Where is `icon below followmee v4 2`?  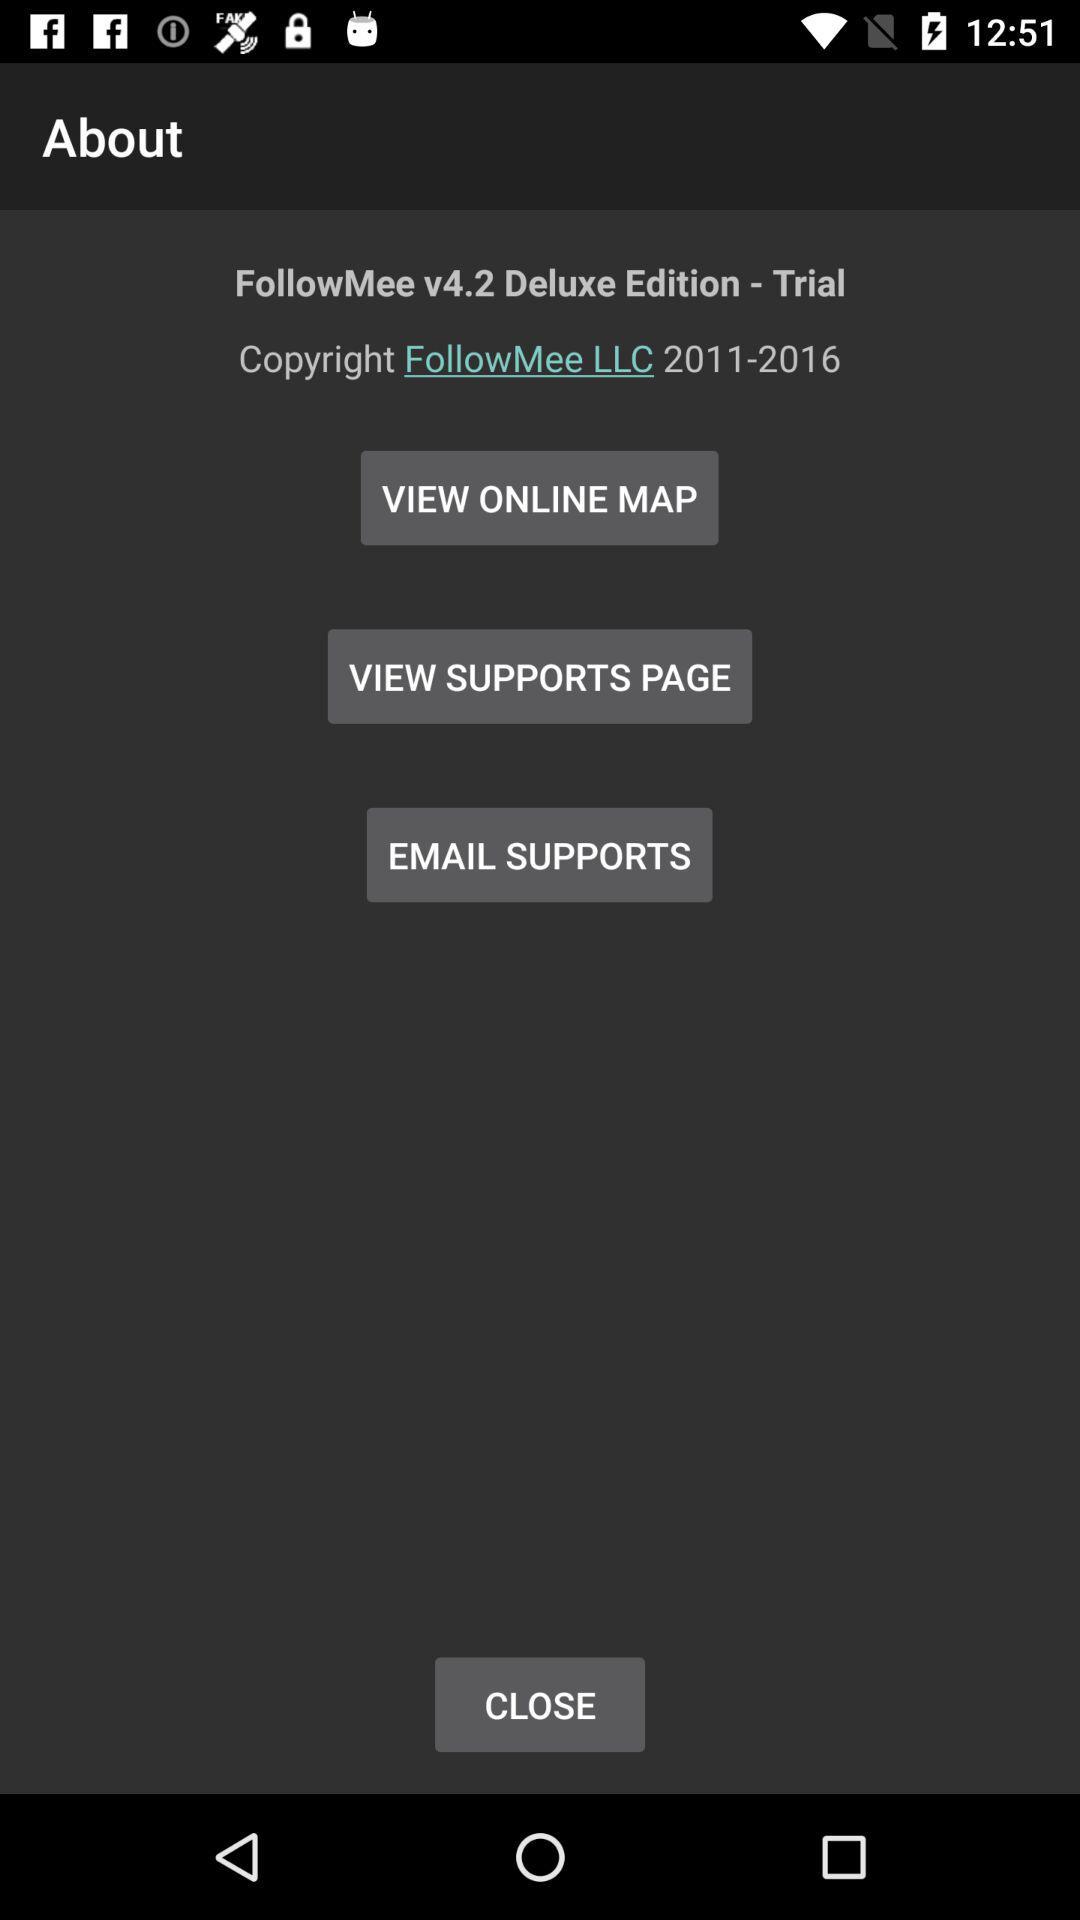
icon below followmee v4 2 is located at coordinates (540, 370).